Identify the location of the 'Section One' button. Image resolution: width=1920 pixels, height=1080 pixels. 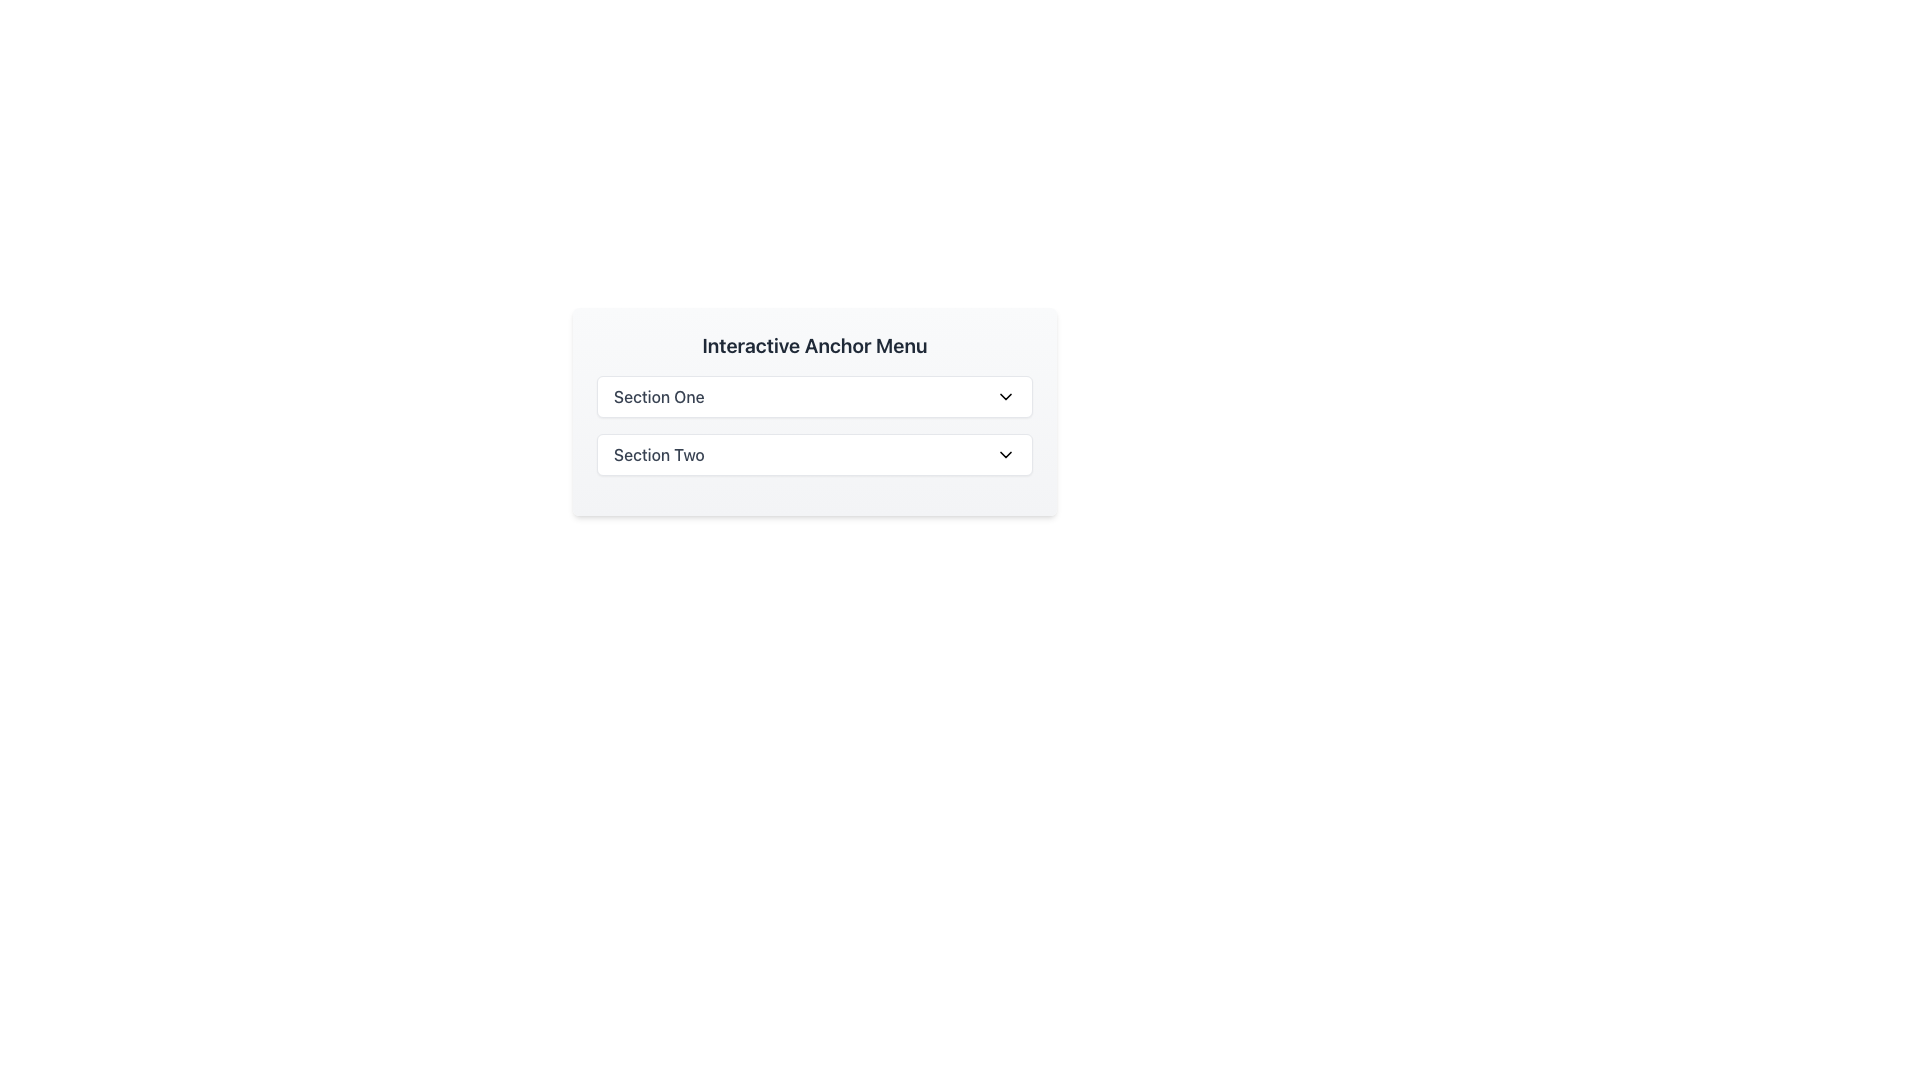
(815, 397).